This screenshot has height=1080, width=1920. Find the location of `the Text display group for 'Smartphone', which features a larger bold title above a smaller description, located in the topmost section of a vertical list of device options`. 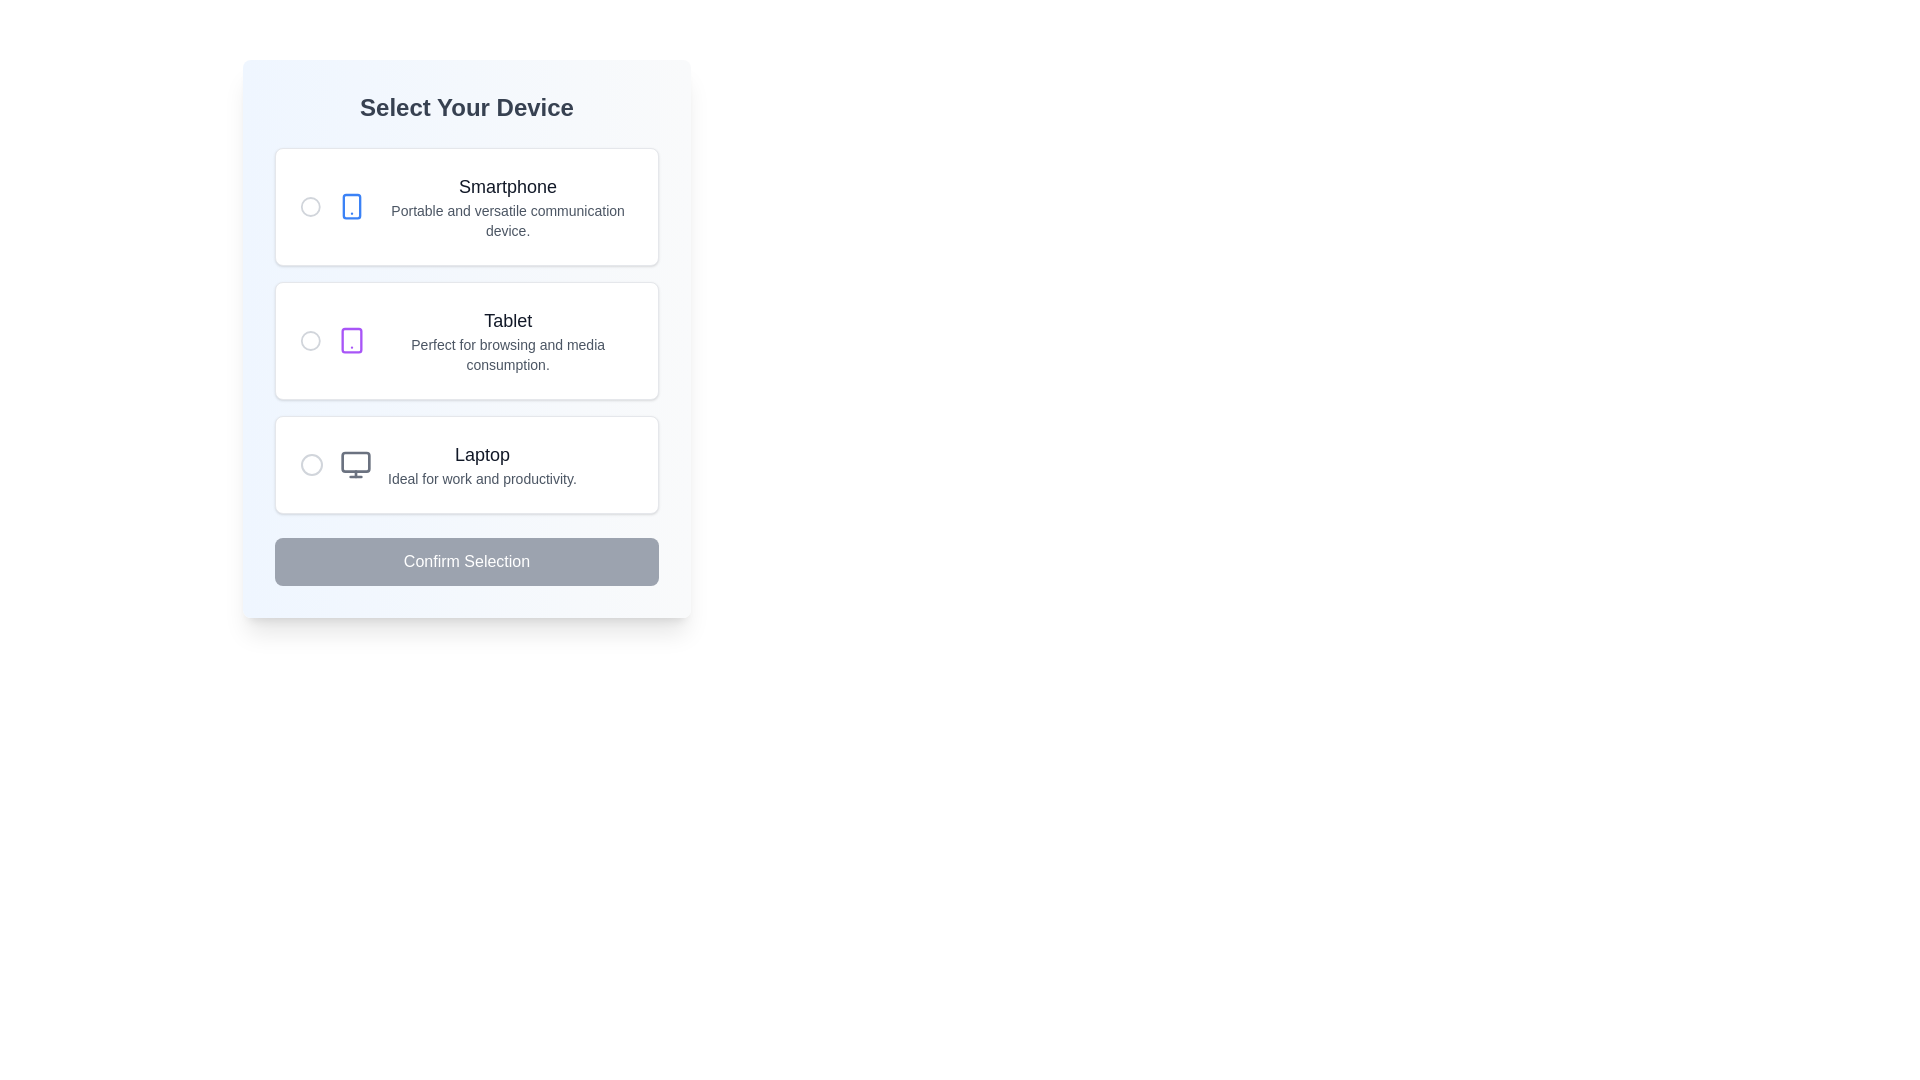

the Text display group for 'Smartphone', which features a larger bold title above a smaller description, located in the topmost section of a vertical list of device options is located at coordinates (508, 207).